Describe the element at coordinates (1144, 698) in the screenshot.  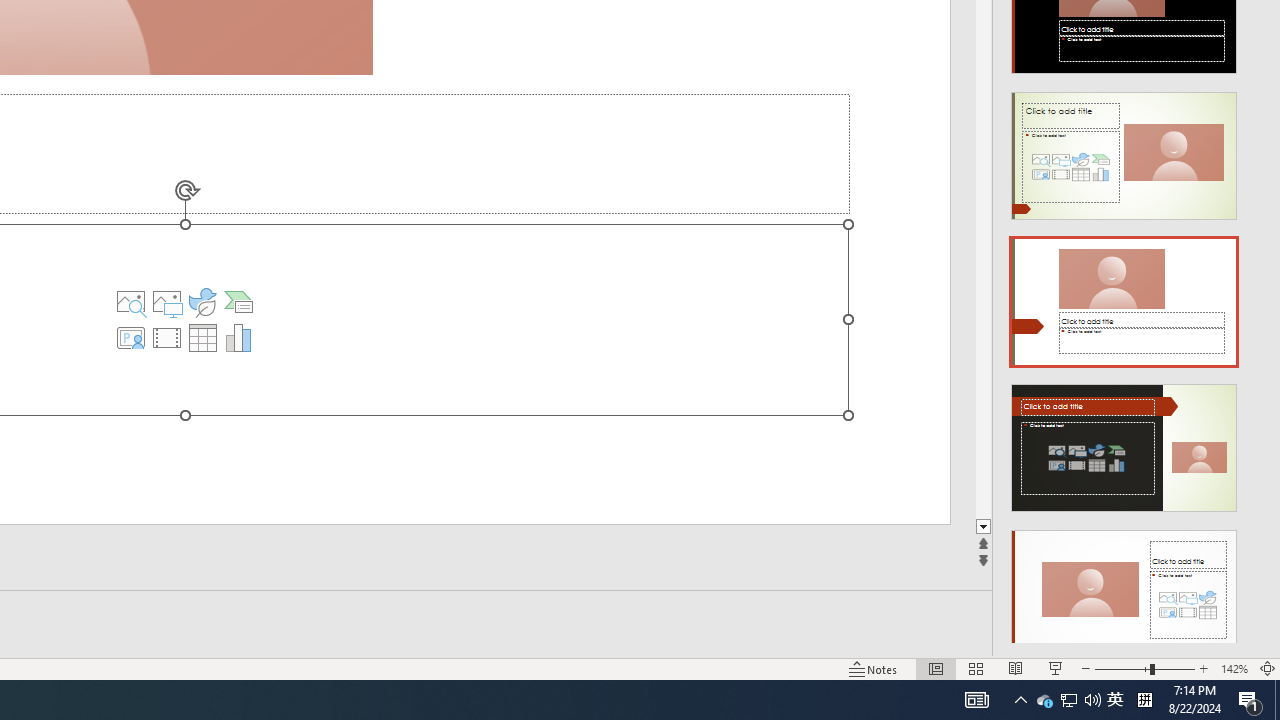
I see `'Tray Input Indicator - Chinese (Simplified, China)'` at that location.